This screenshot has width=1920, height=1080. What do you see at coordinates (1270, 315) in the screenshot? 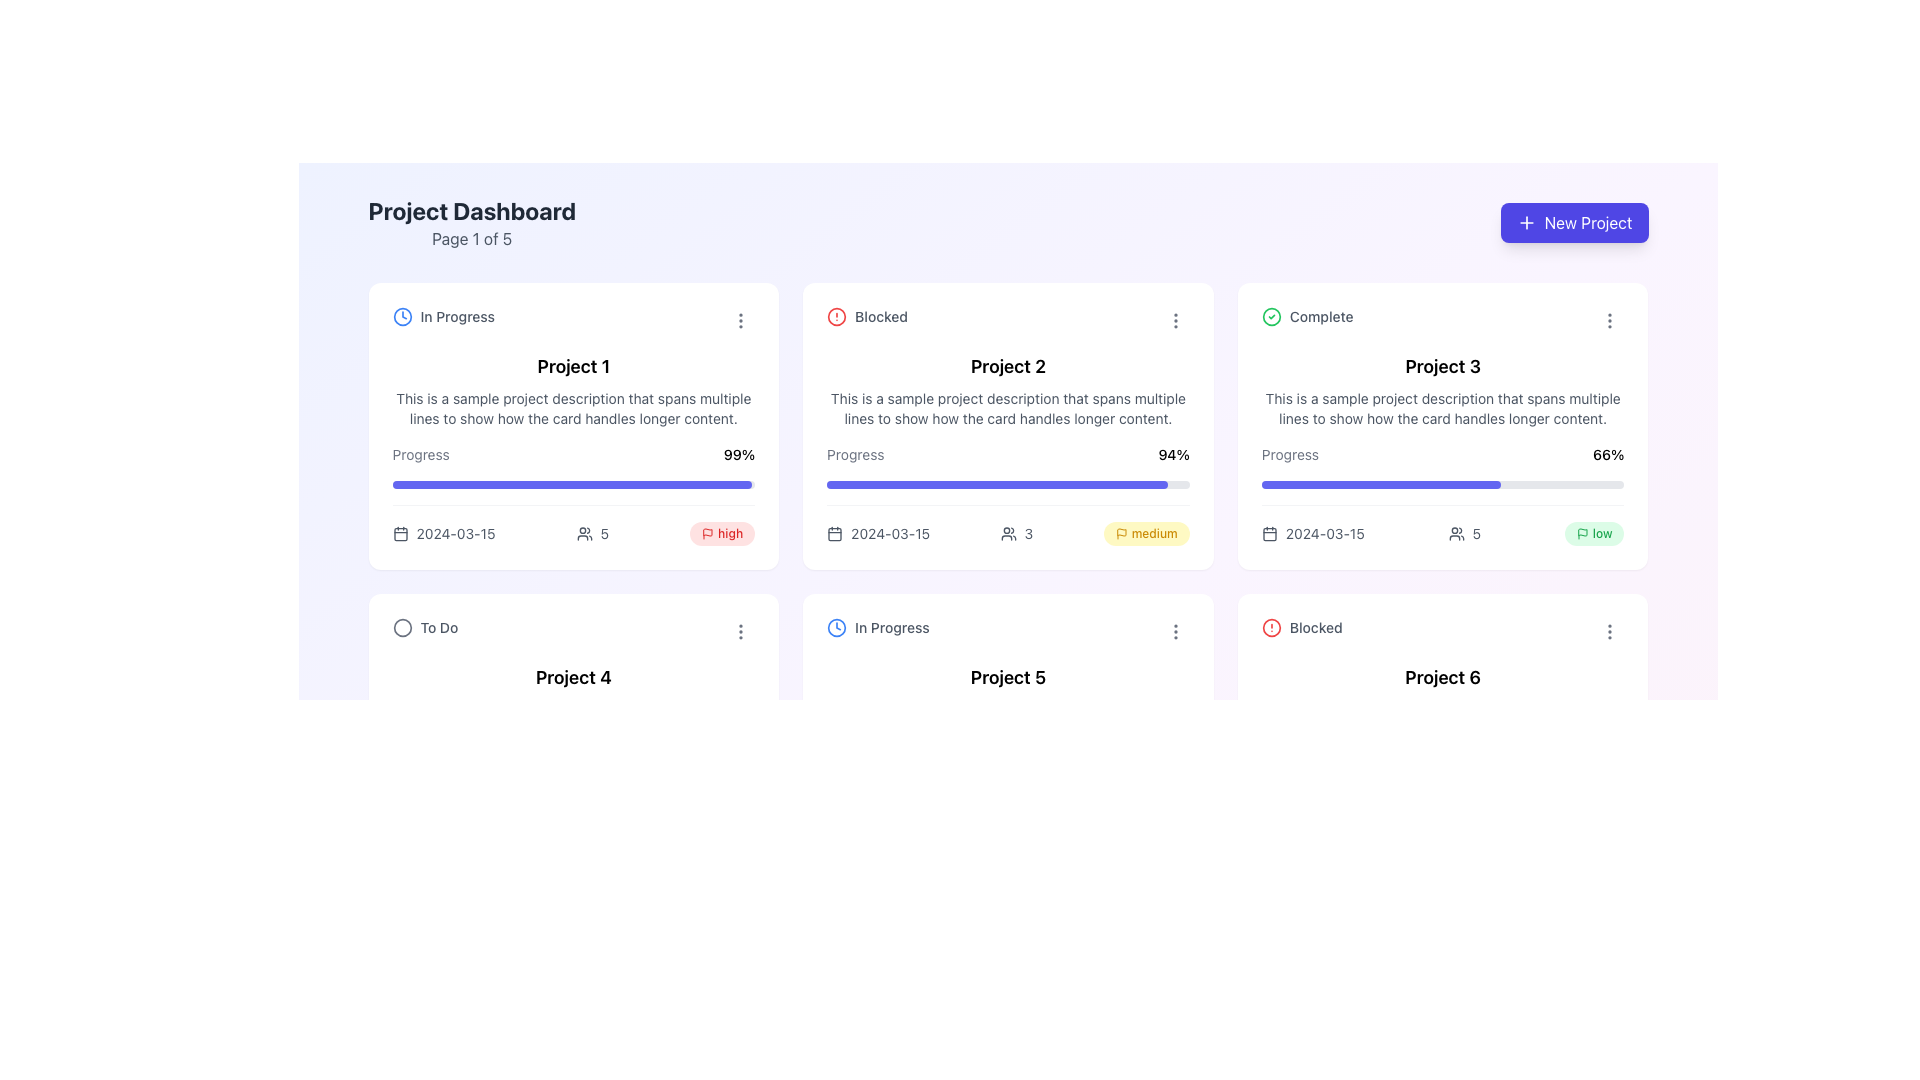
I see `'Complete' status icon for 'Project 3', located in the upper right segment of the dashboard grid layout` at bounding box center [1270, 315].